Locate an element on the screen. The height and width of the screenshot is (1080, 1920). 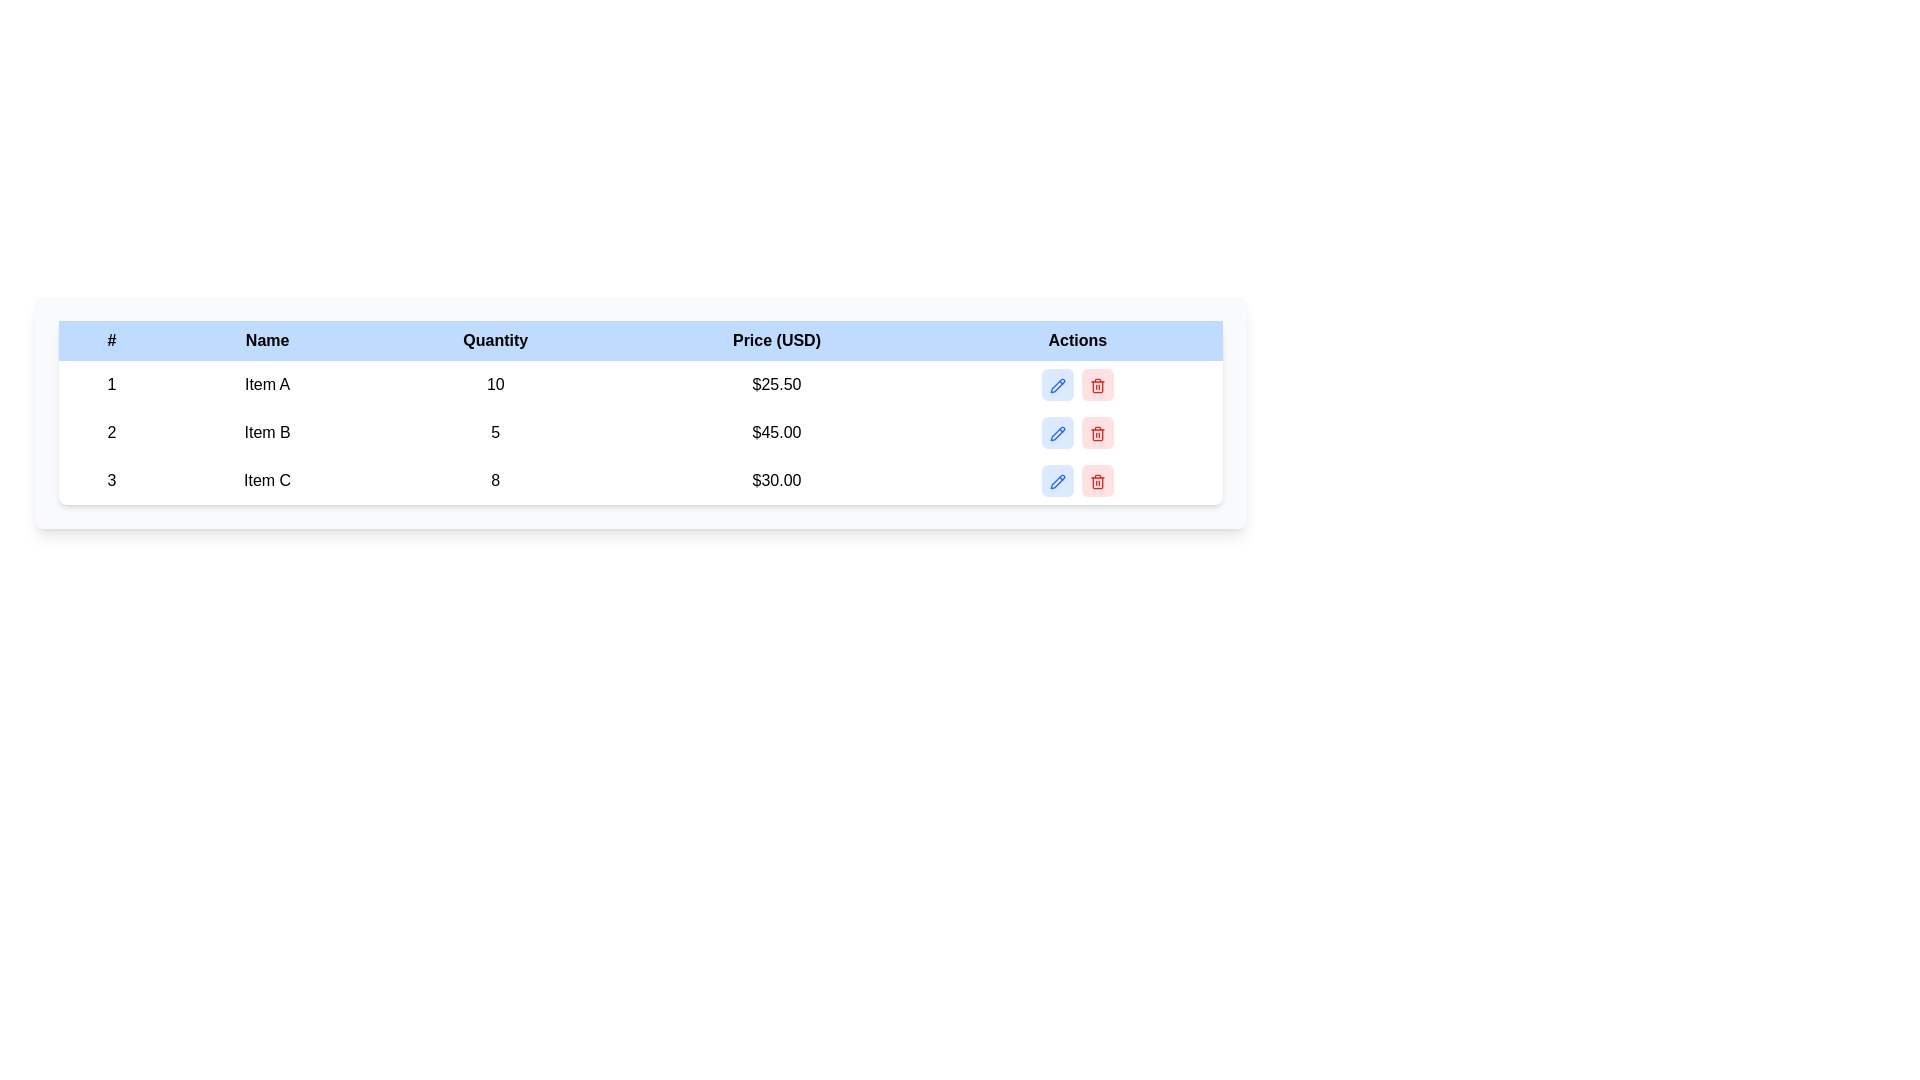
the third Table Header element which is located between the 'Name' and 'Price (USD)' headers, centrally positioned in the table is located at coordinates (495, 339).